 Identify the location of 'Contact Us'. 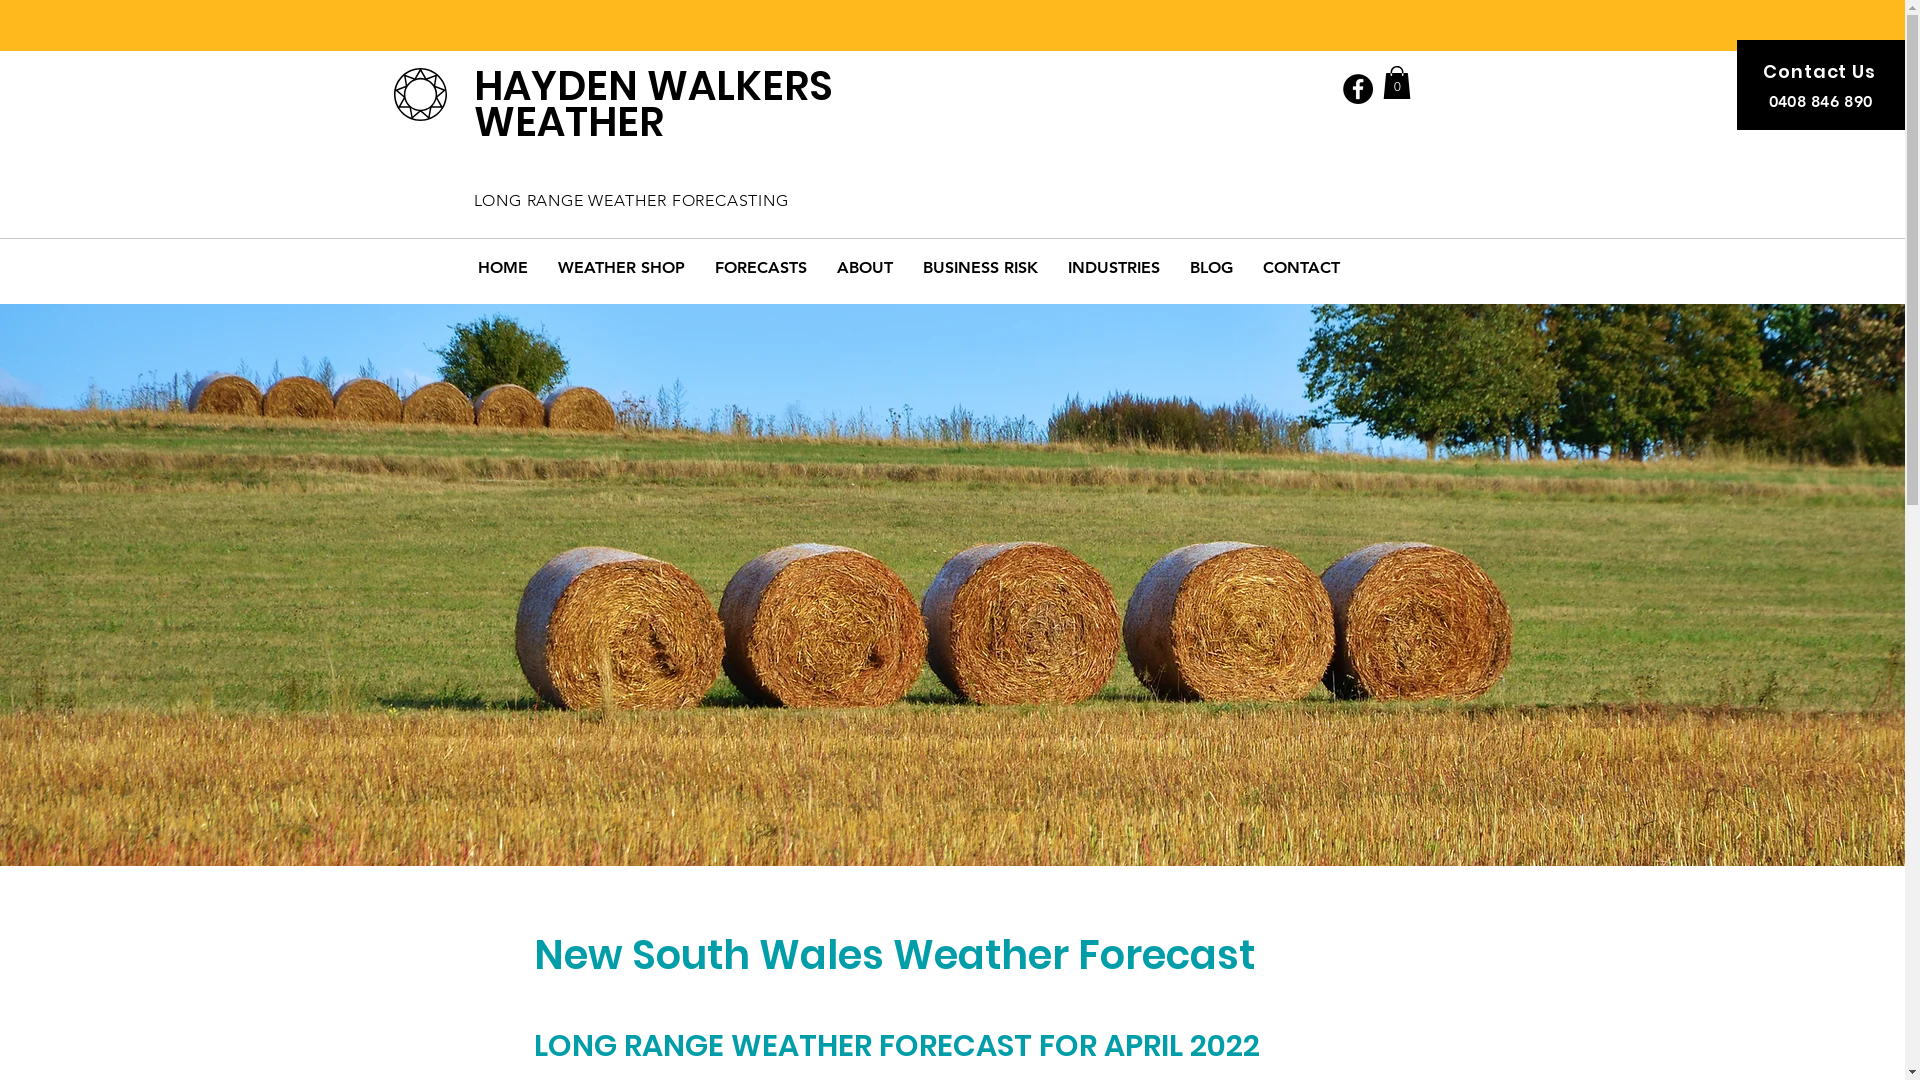
(1819, 70).